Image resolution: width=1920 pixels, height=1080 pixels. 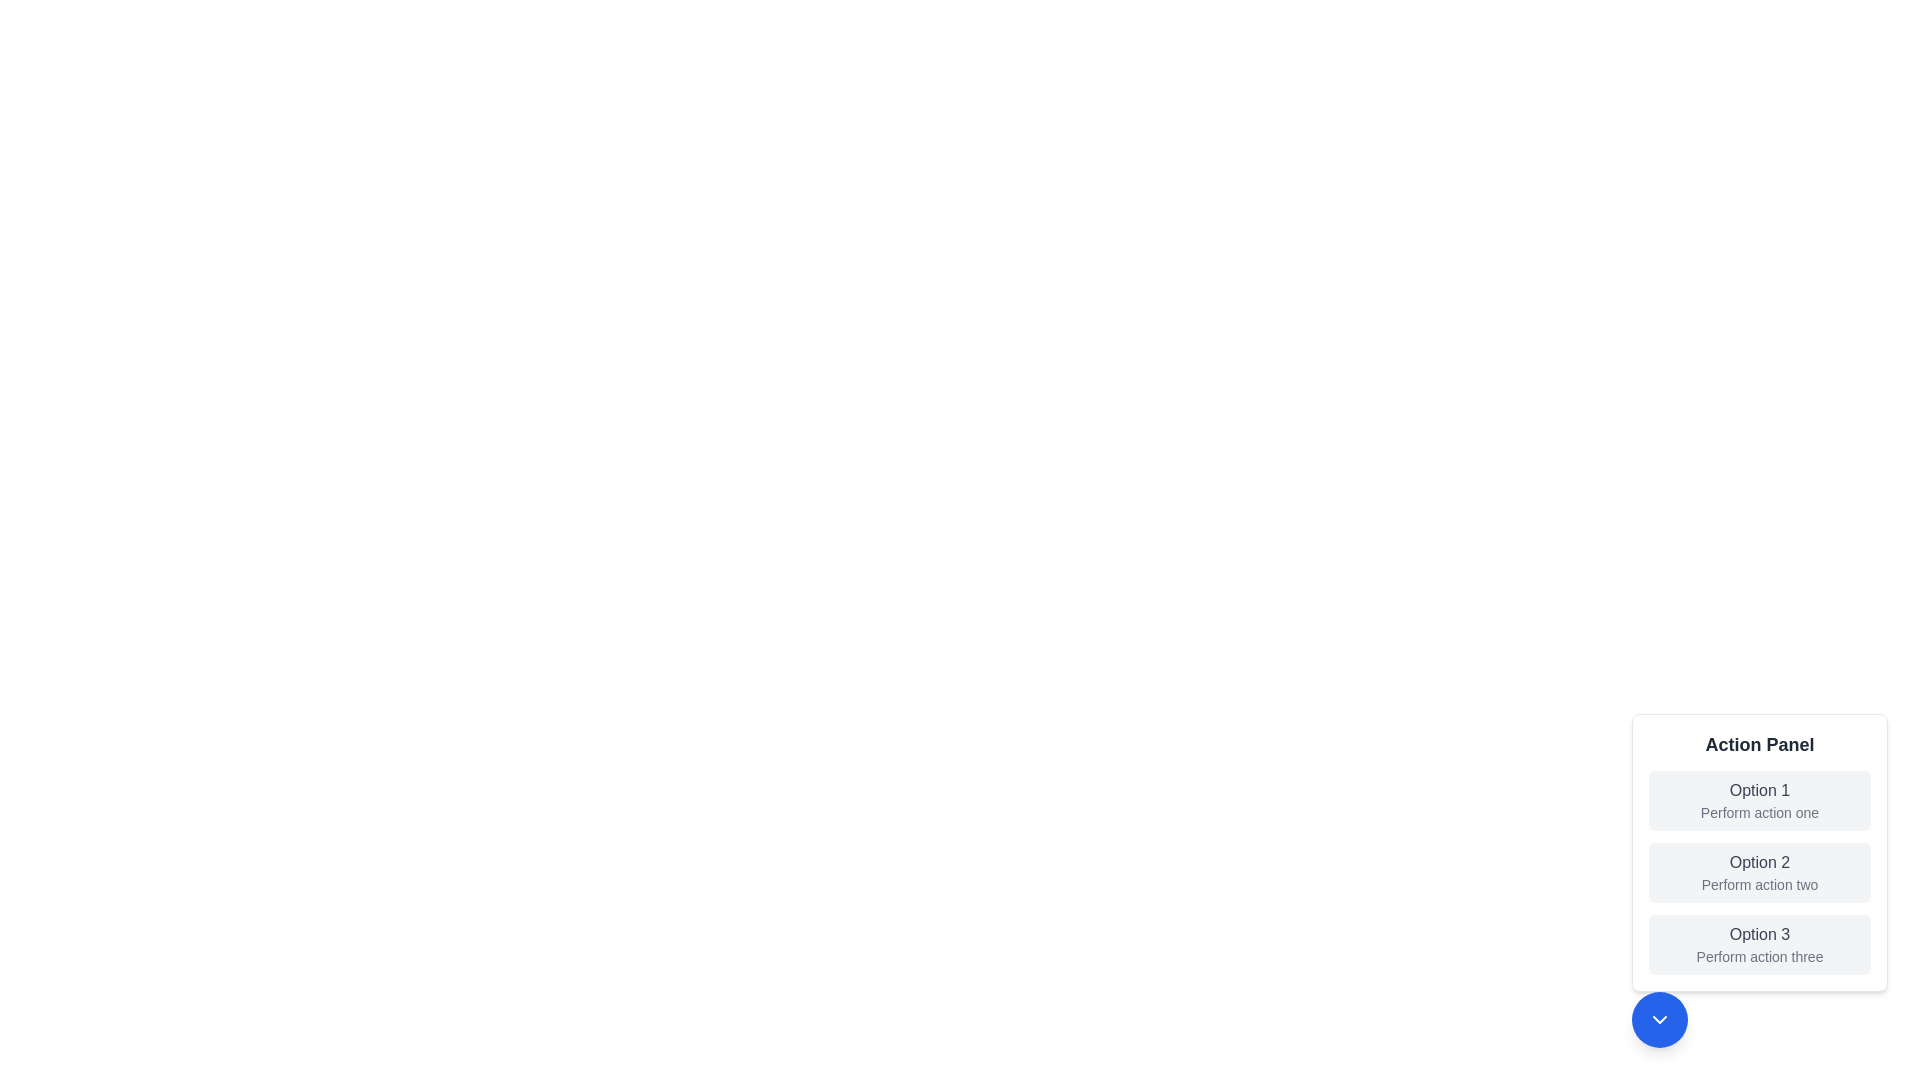 What do you see at coordinates (1660, 1019) in the screenshot?
I see `the button located at the bottom-right corner of the interface` at bounding box center [1660, 1019].